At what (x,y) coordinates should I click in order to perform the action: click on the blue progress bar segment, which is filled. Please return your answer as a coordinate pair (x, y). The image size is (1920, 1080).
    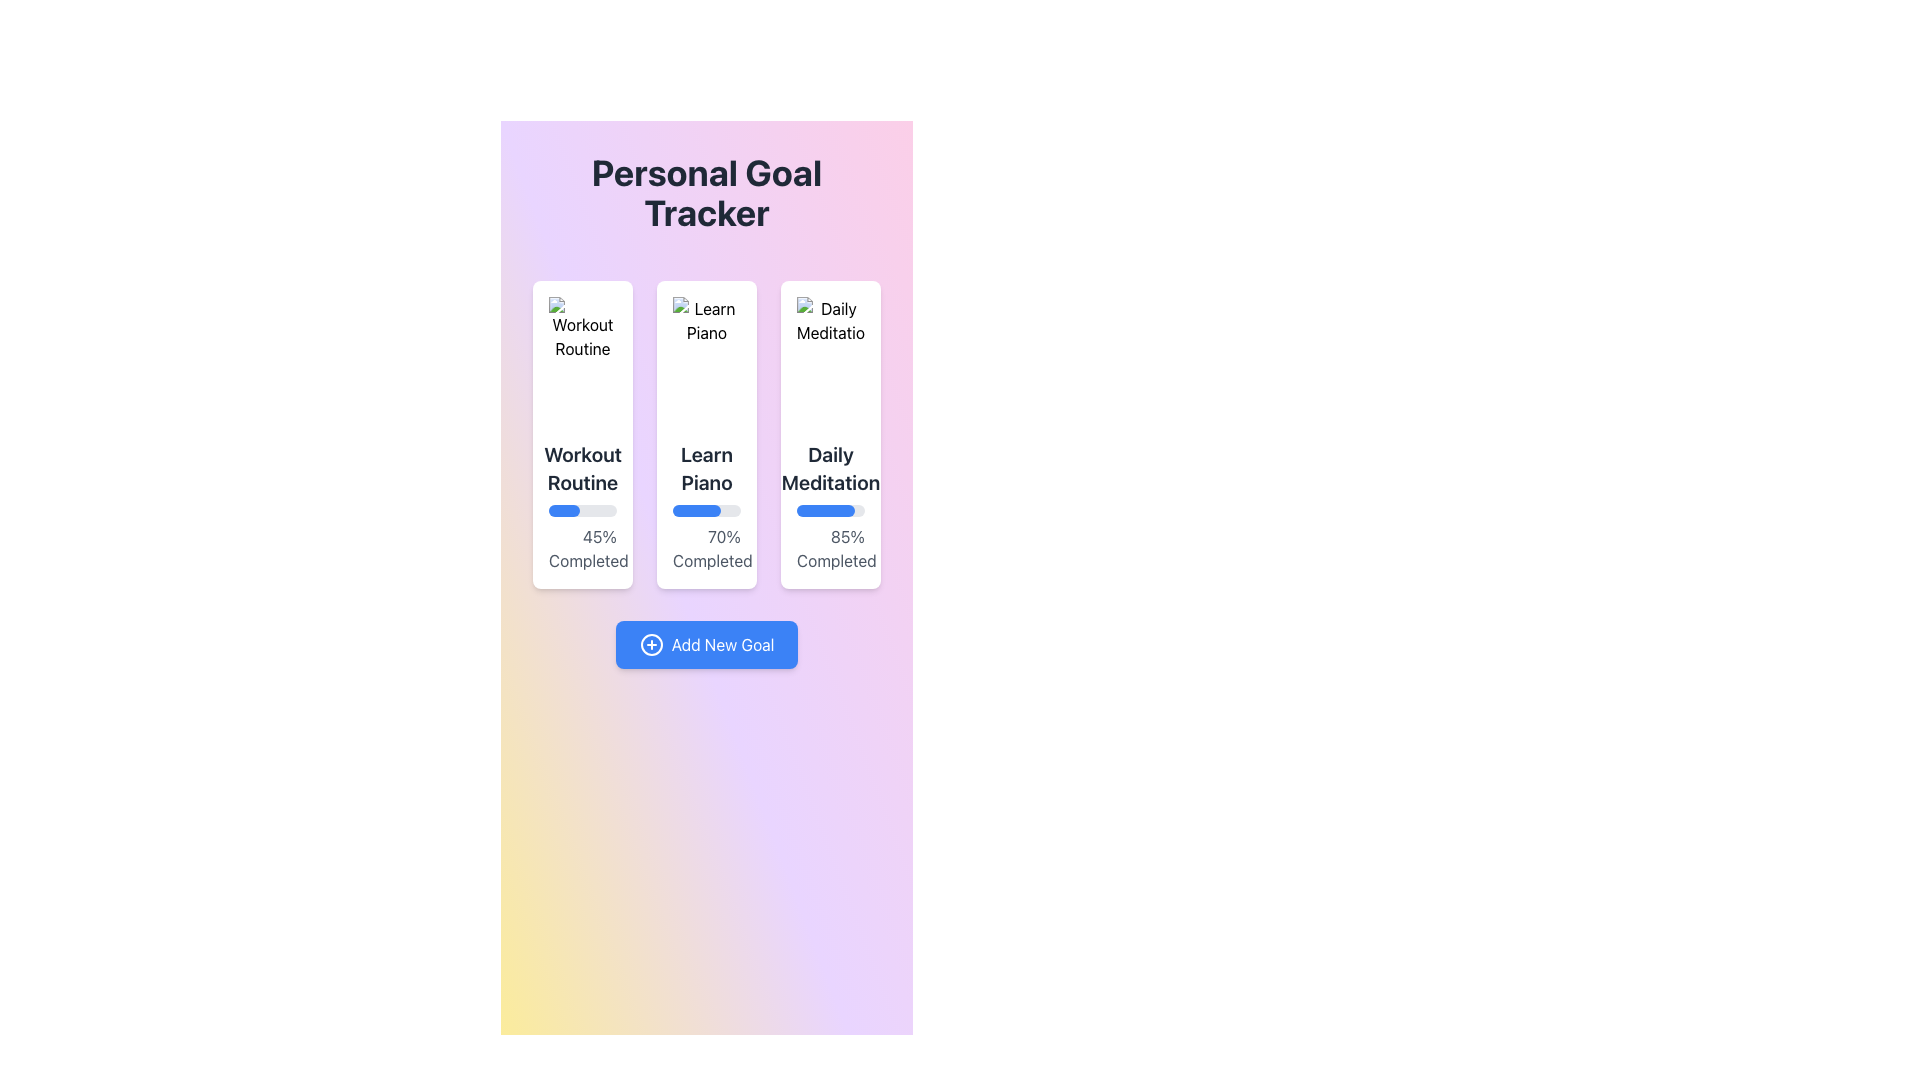
    Looking at the image, I should click on (825, 509).